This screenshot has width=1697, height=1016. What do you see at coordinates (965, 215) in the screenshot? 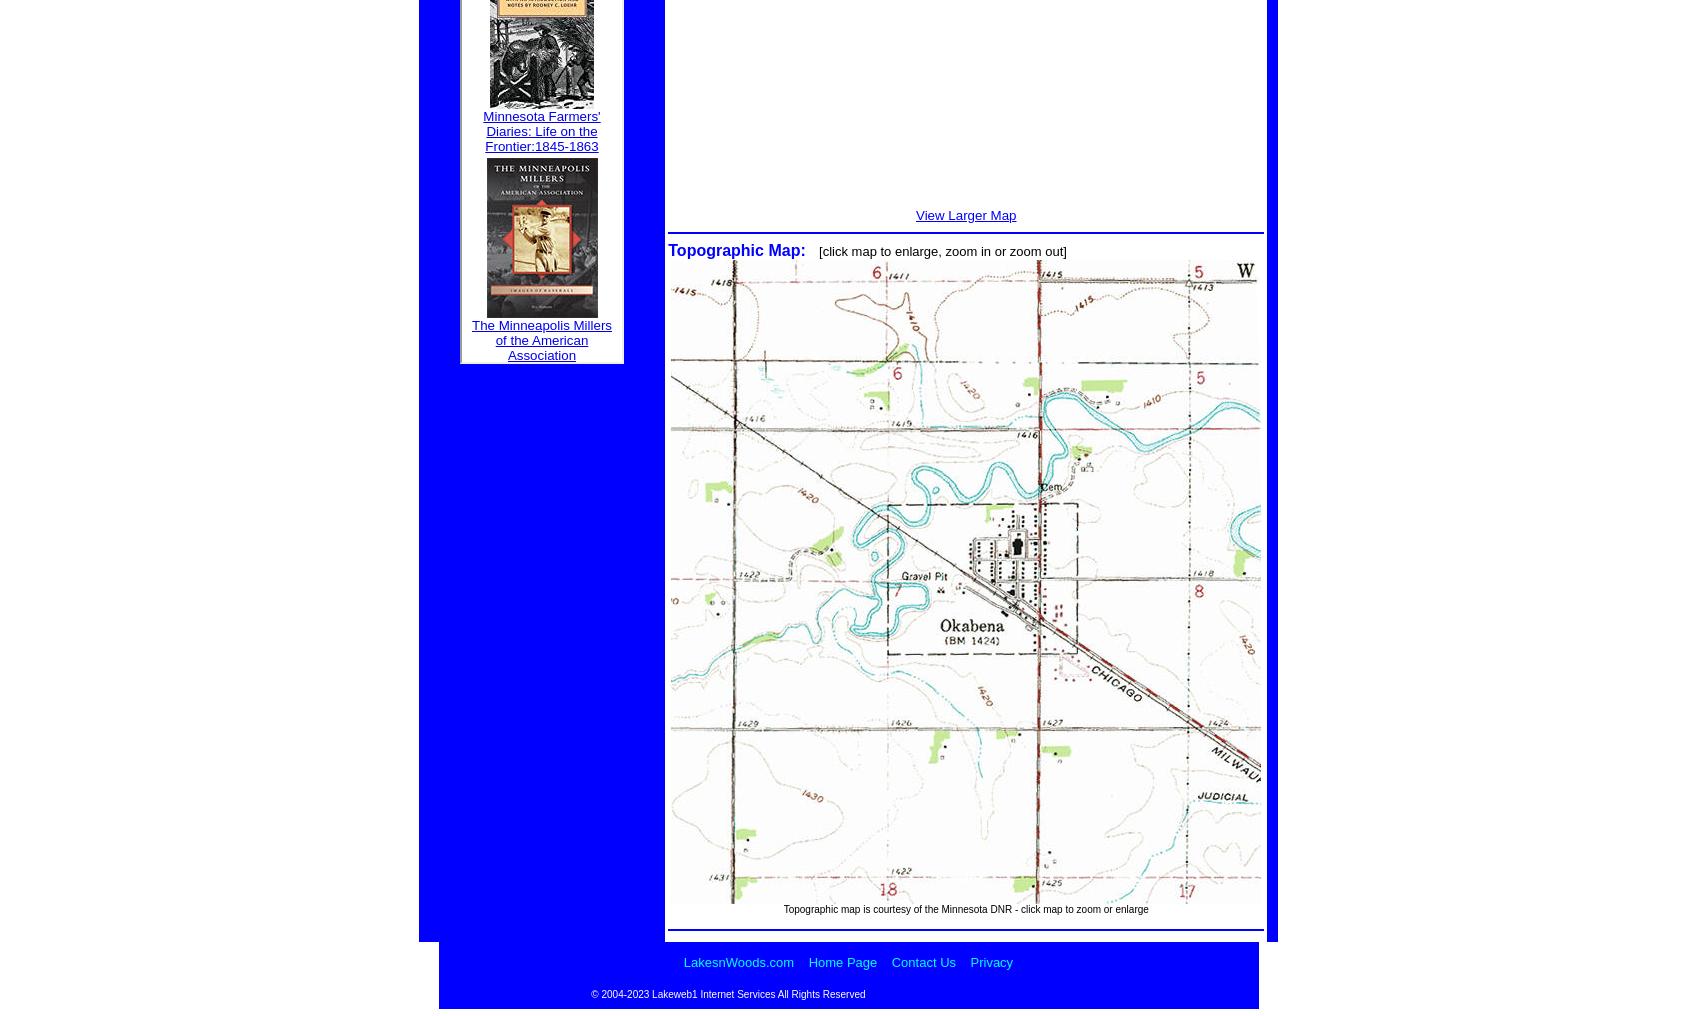
I see `'View Larger Map'` at bounding box center [965, 215].